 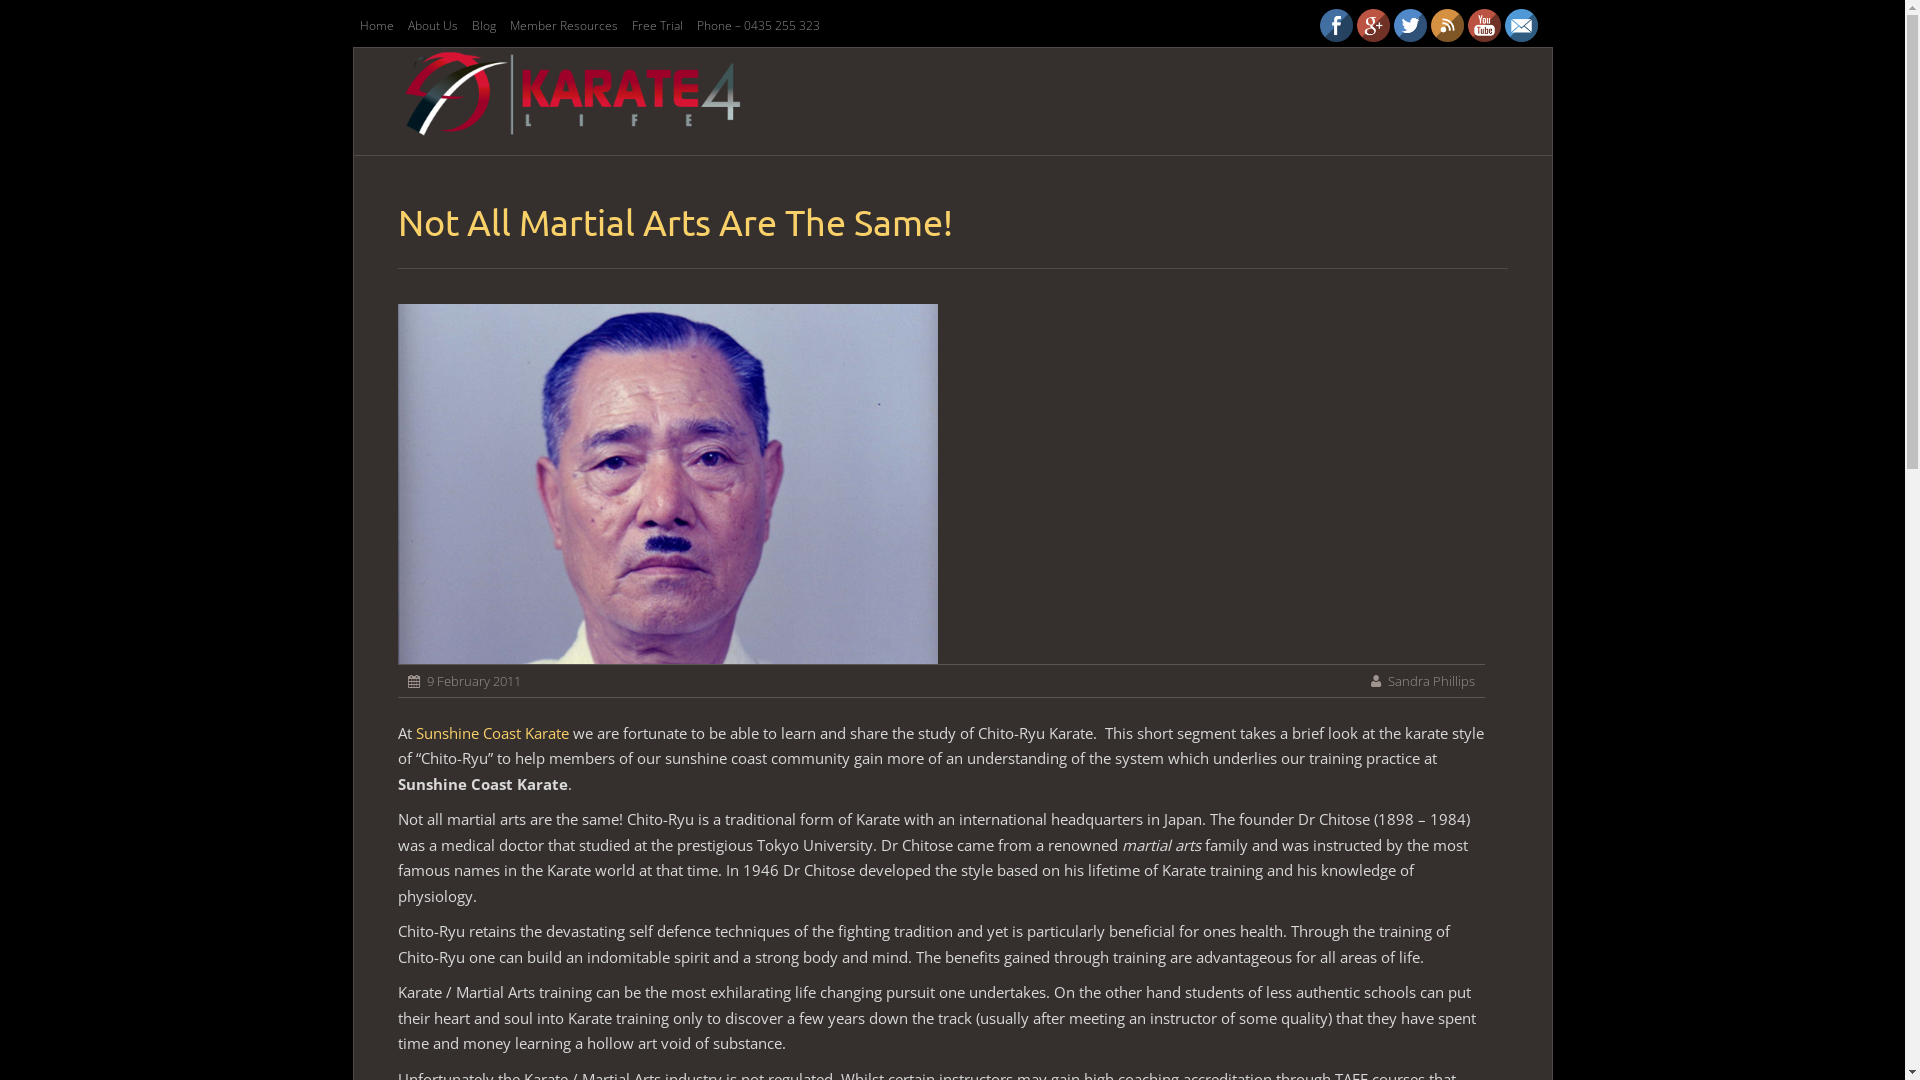 What do you see at coordinates (401, 25) in the screenshot?
I see `'About Us'` at bounding box center [401, 25].